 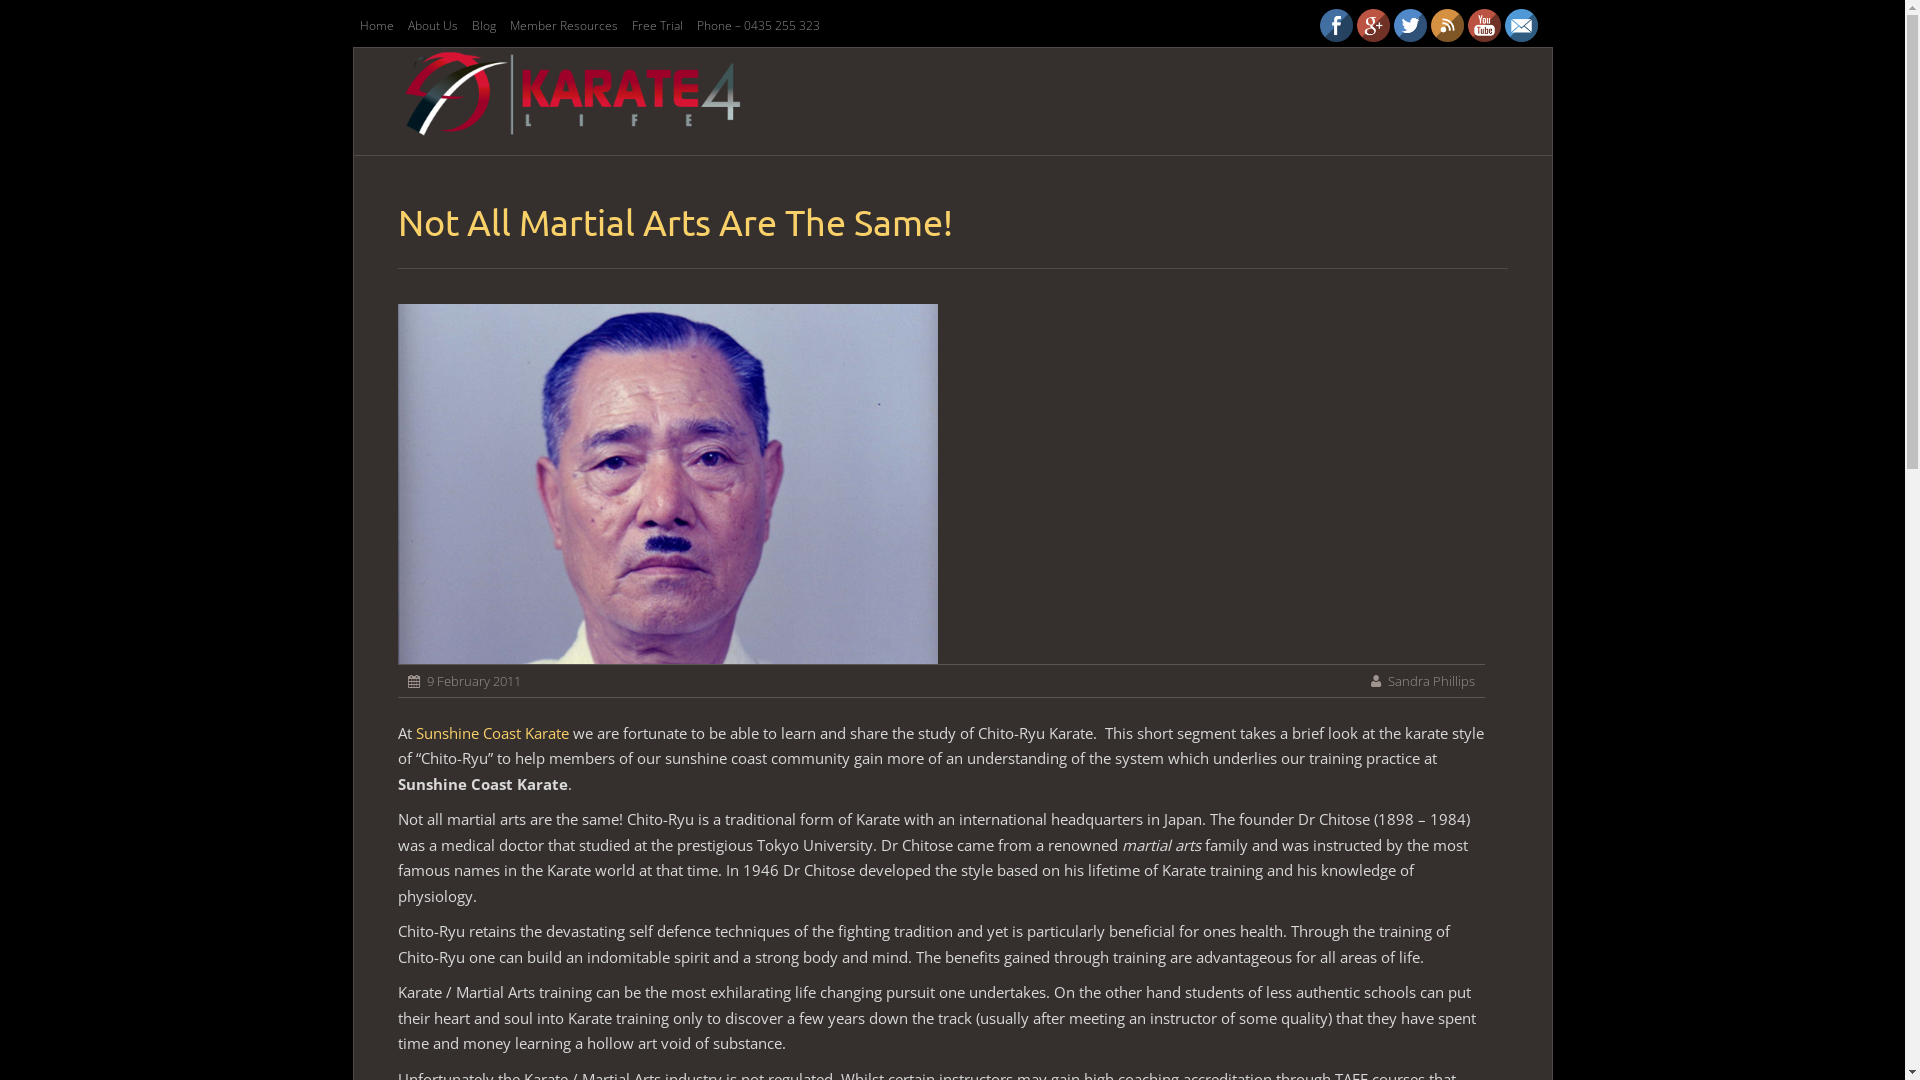 What do you see at coordinates (401, 25) in the screenshot?
I see `'About Us'` at bounding box center [401, 25].